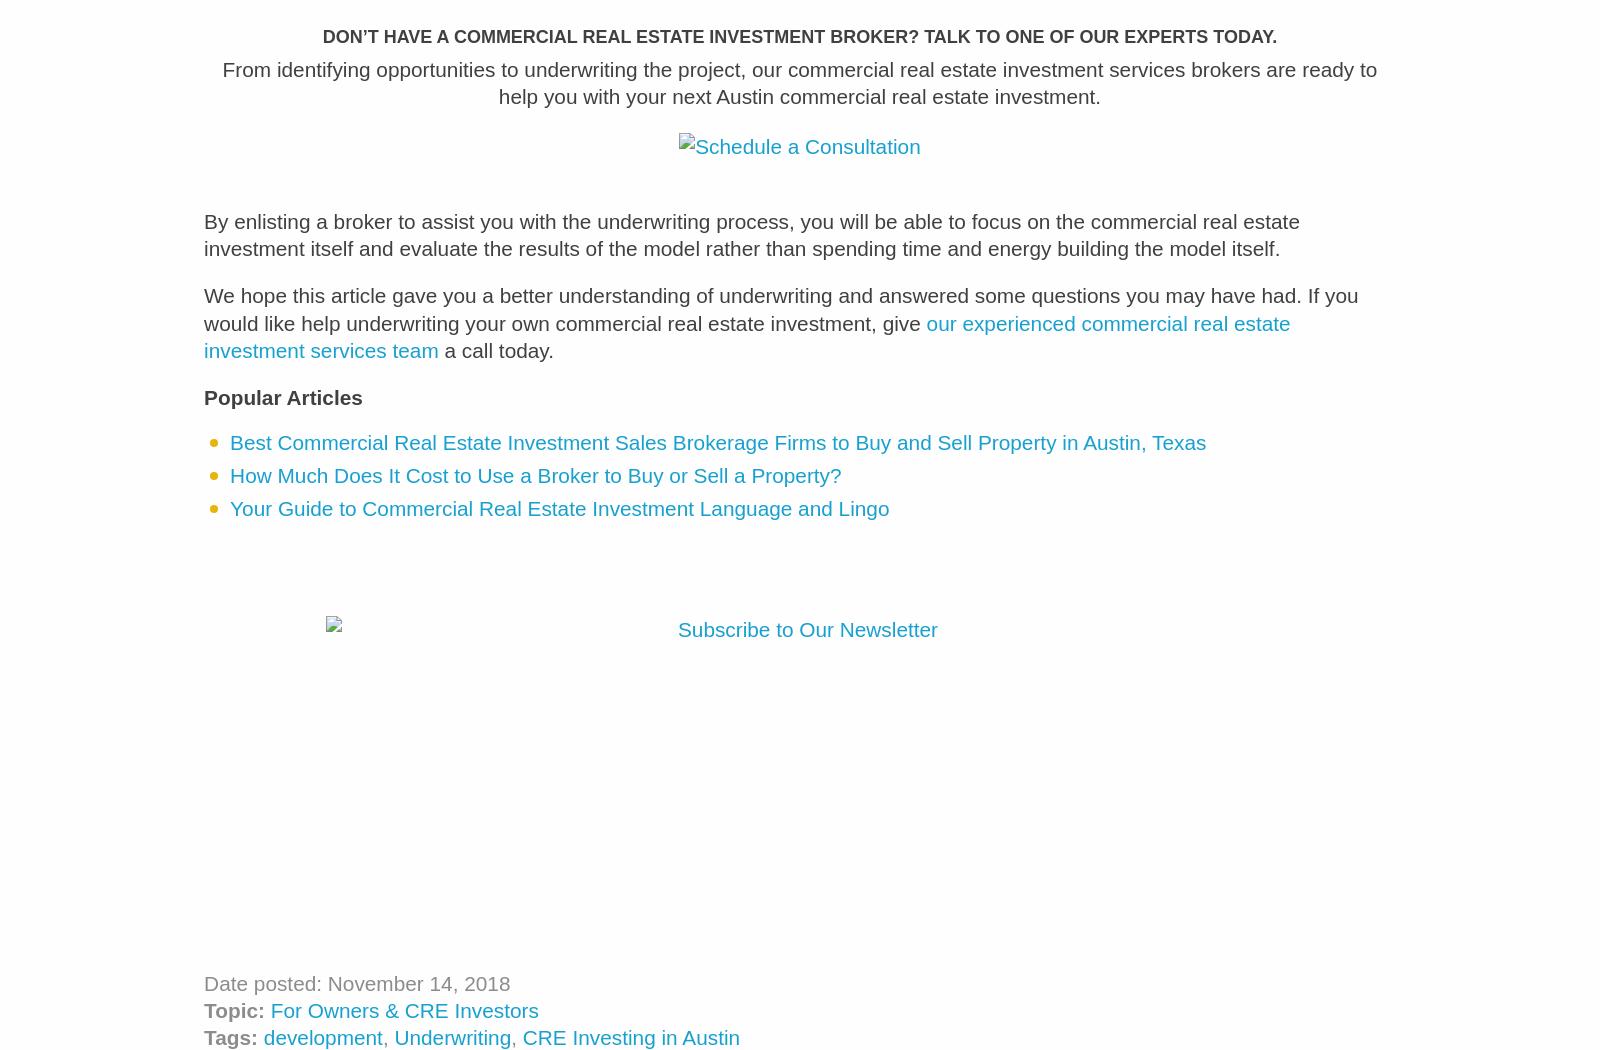 Image resolution: width=1600 pixels, height=1050 pixels. Describe the element at coordinates (204, 348) in the screenshot. I see `'our experienced commercial real estate investment services team'` at that location.